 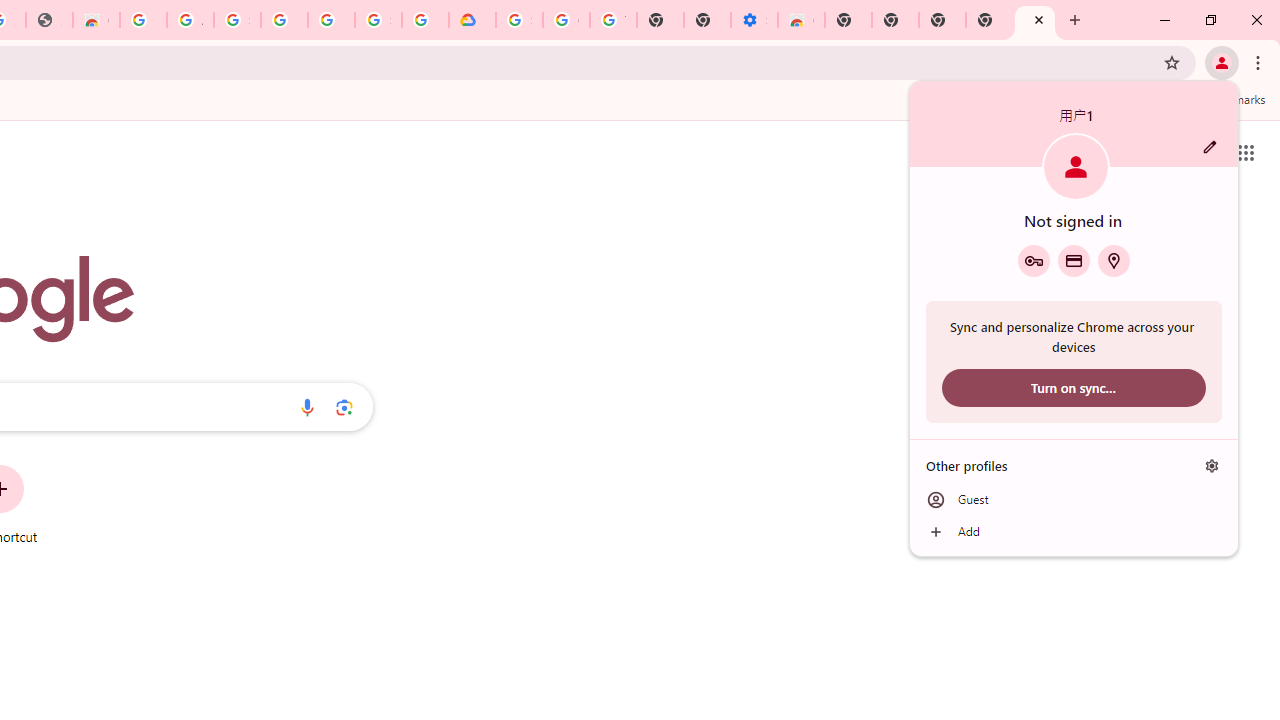 What do you see at coordinates (801, 20) in the screenshot?
I see `'Chrome Web Store - Accessibility extensions'` at bounding box center [801, 20].